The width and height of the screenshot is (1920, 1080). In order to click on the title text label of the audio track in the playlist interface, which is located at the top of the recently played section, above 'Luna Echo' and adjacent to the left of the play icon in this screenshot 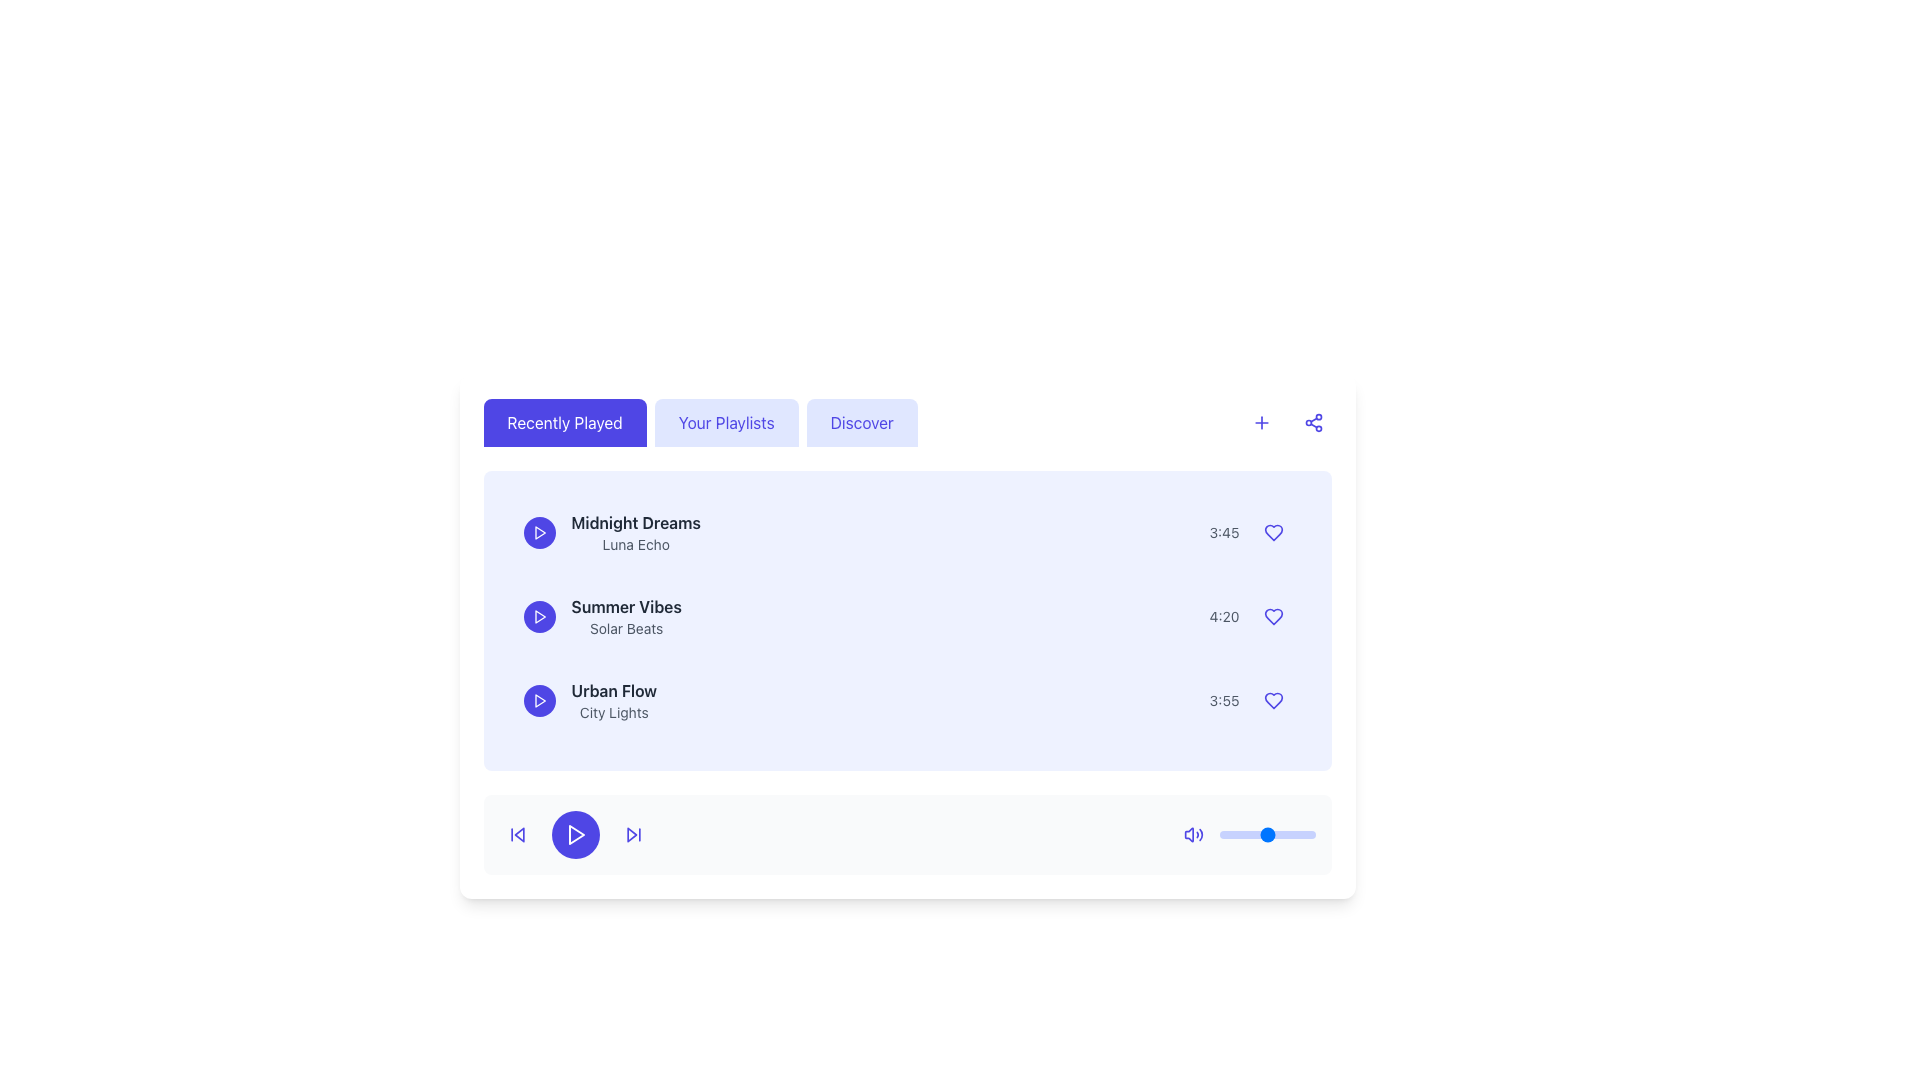, I will do `click(635, 522)`.